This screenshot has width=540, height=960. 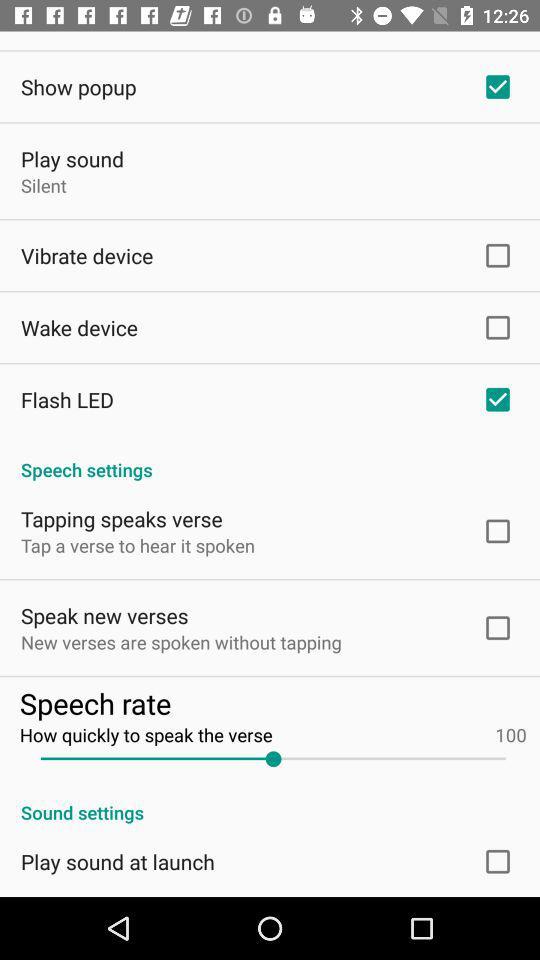 What do you see at coordinates (137, 545) in the screenshot?
I see `the tap a verse` at bounding box center [137, 545].